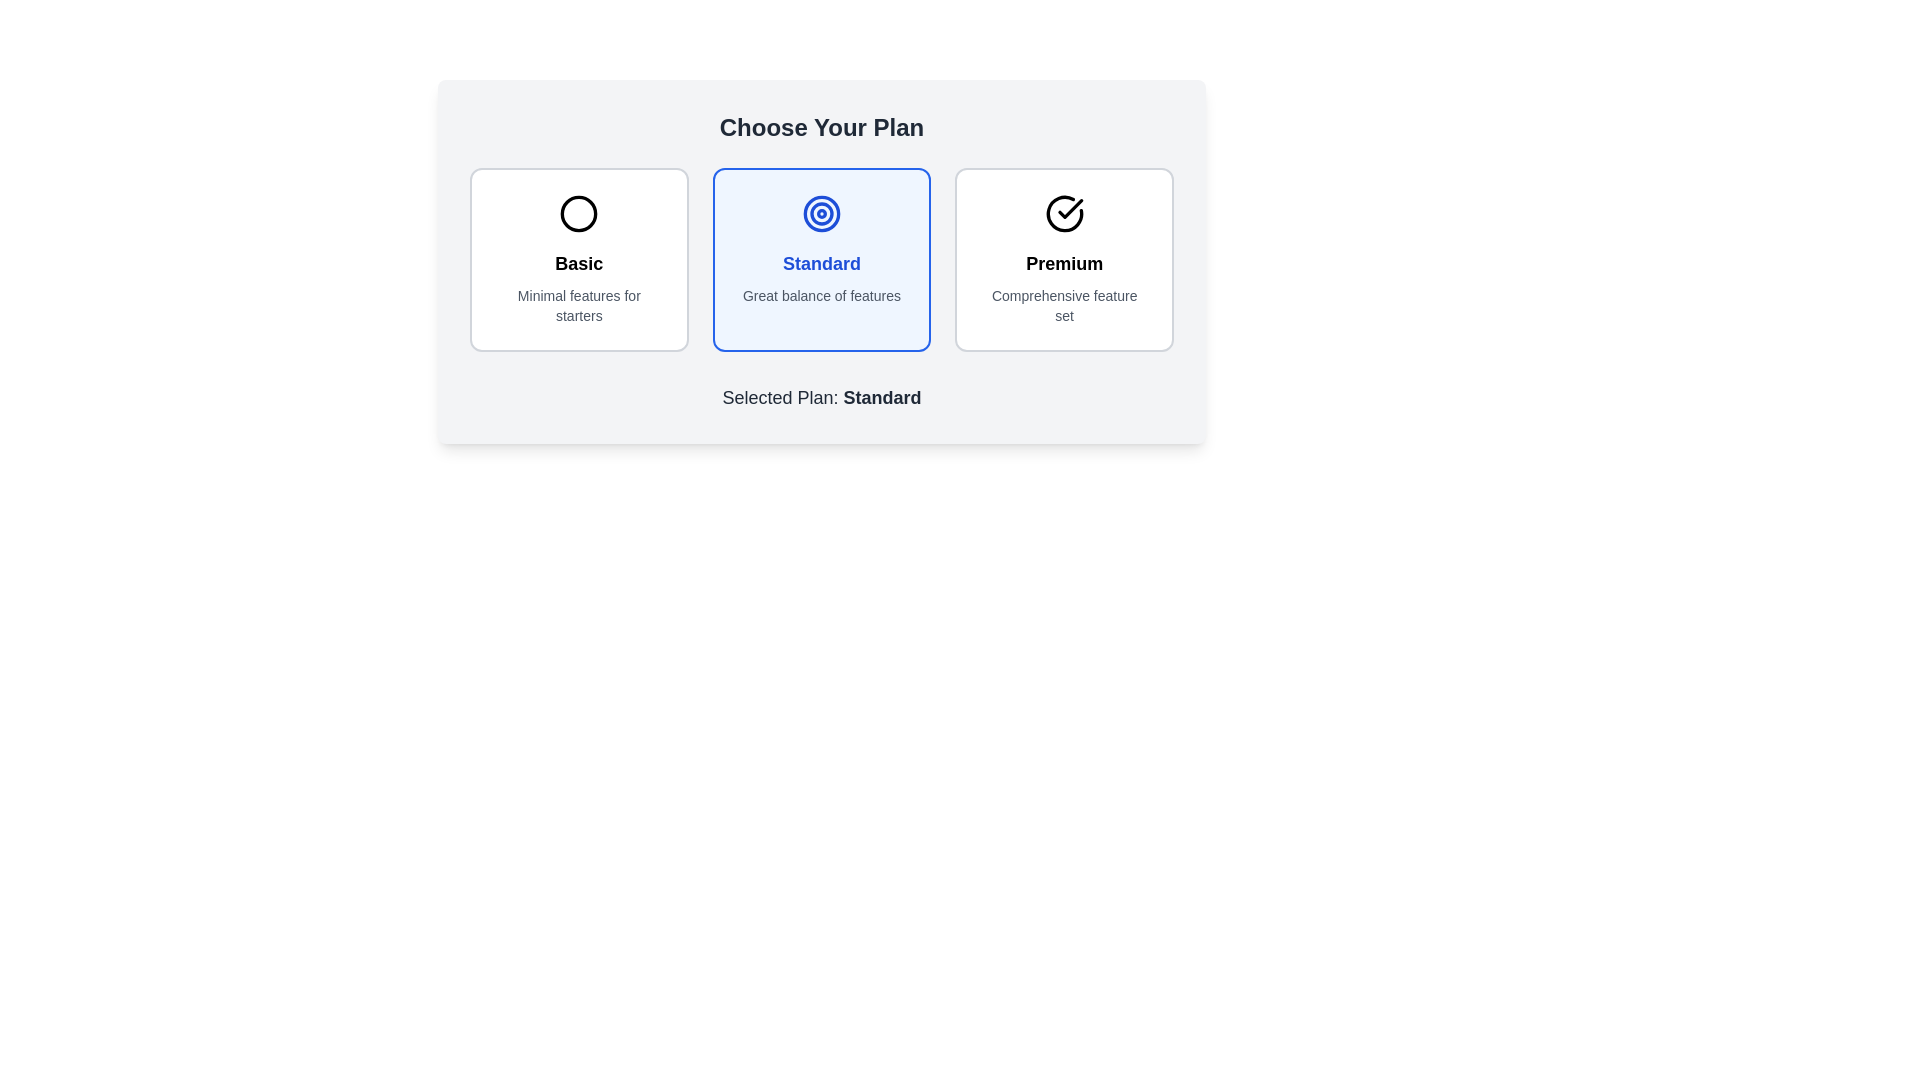 This screenshot has height=1080, width=1920. Describe the element at coordinates (578, 213) in the screenshot. I see `the thinly outlined circular icon located at the top center section of the interface, within the 'Basic' card` at that location.